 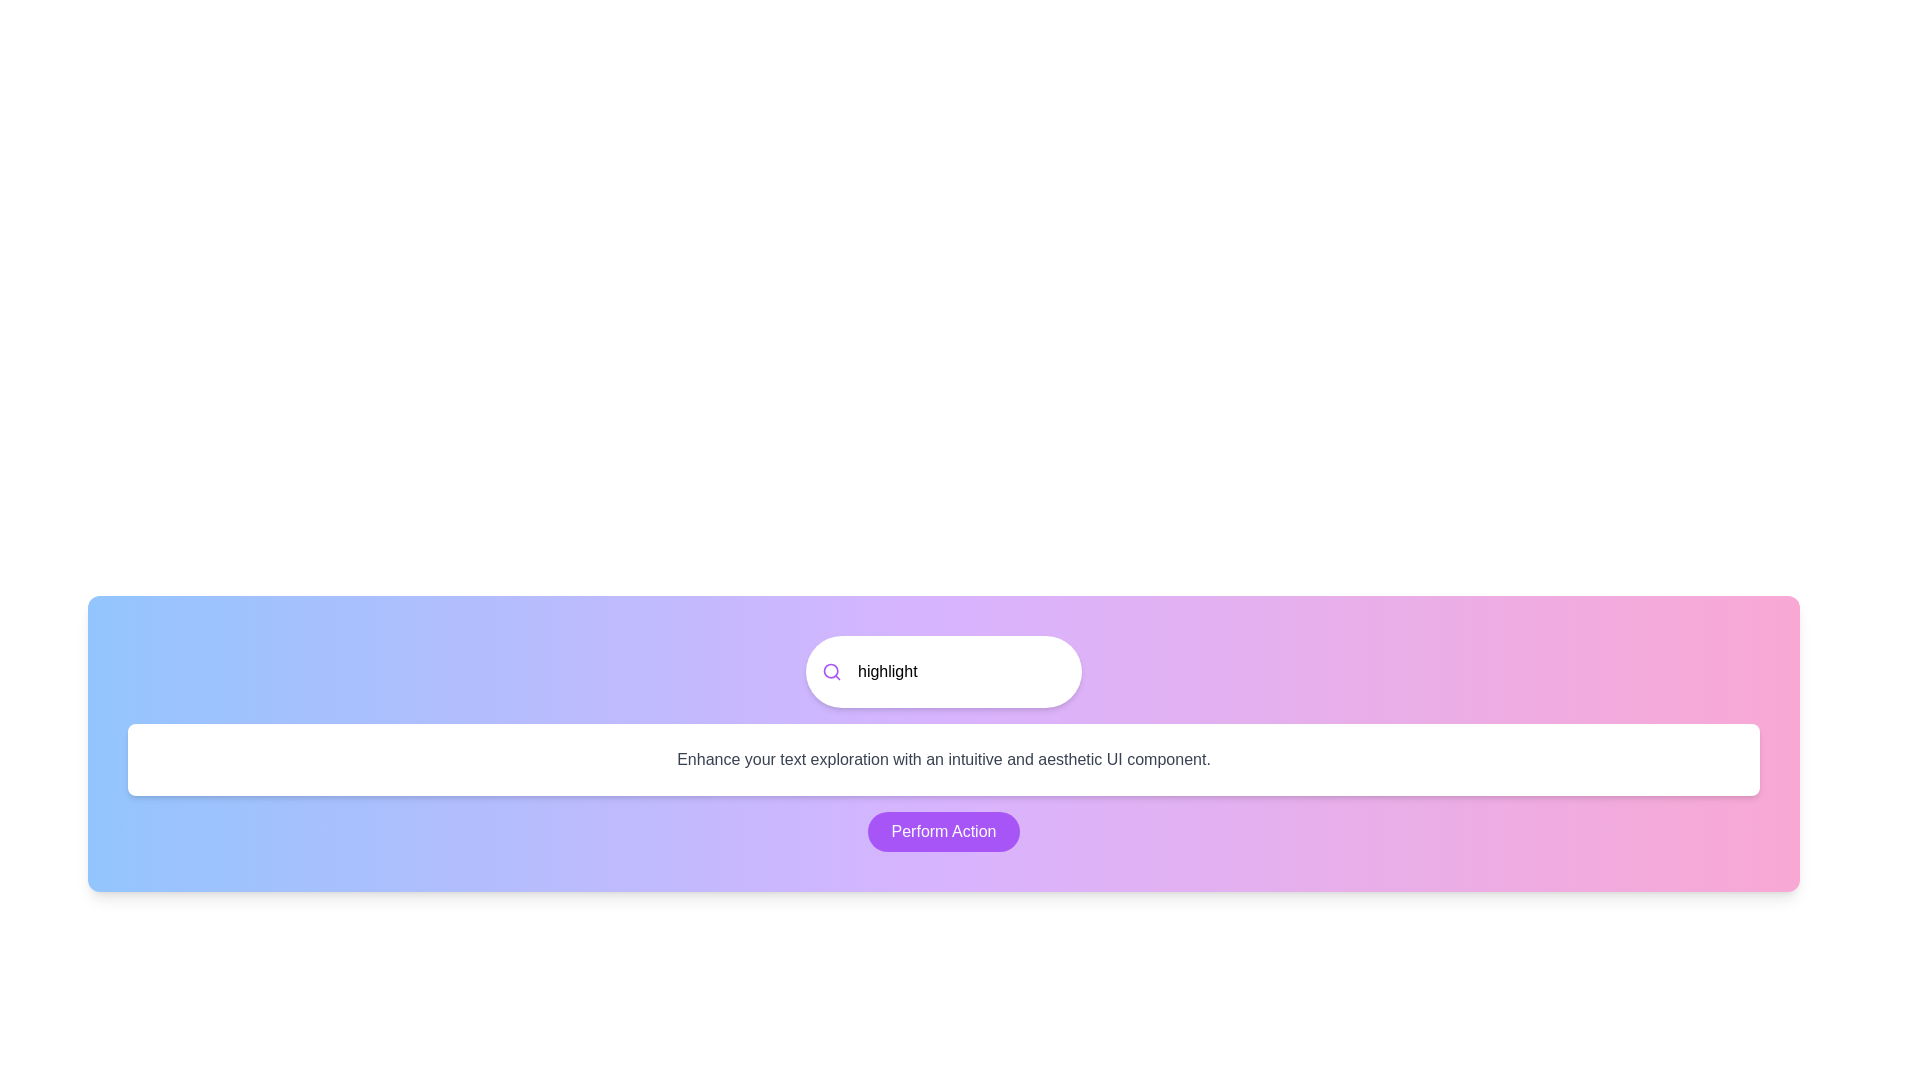 What do you see at coordinates (831, 671) in the screenshot?
I see `the Circle graphical element that is part of the search icon located within a purple-pink gradient band at the top of the interface` at bounding box center [831, 671].